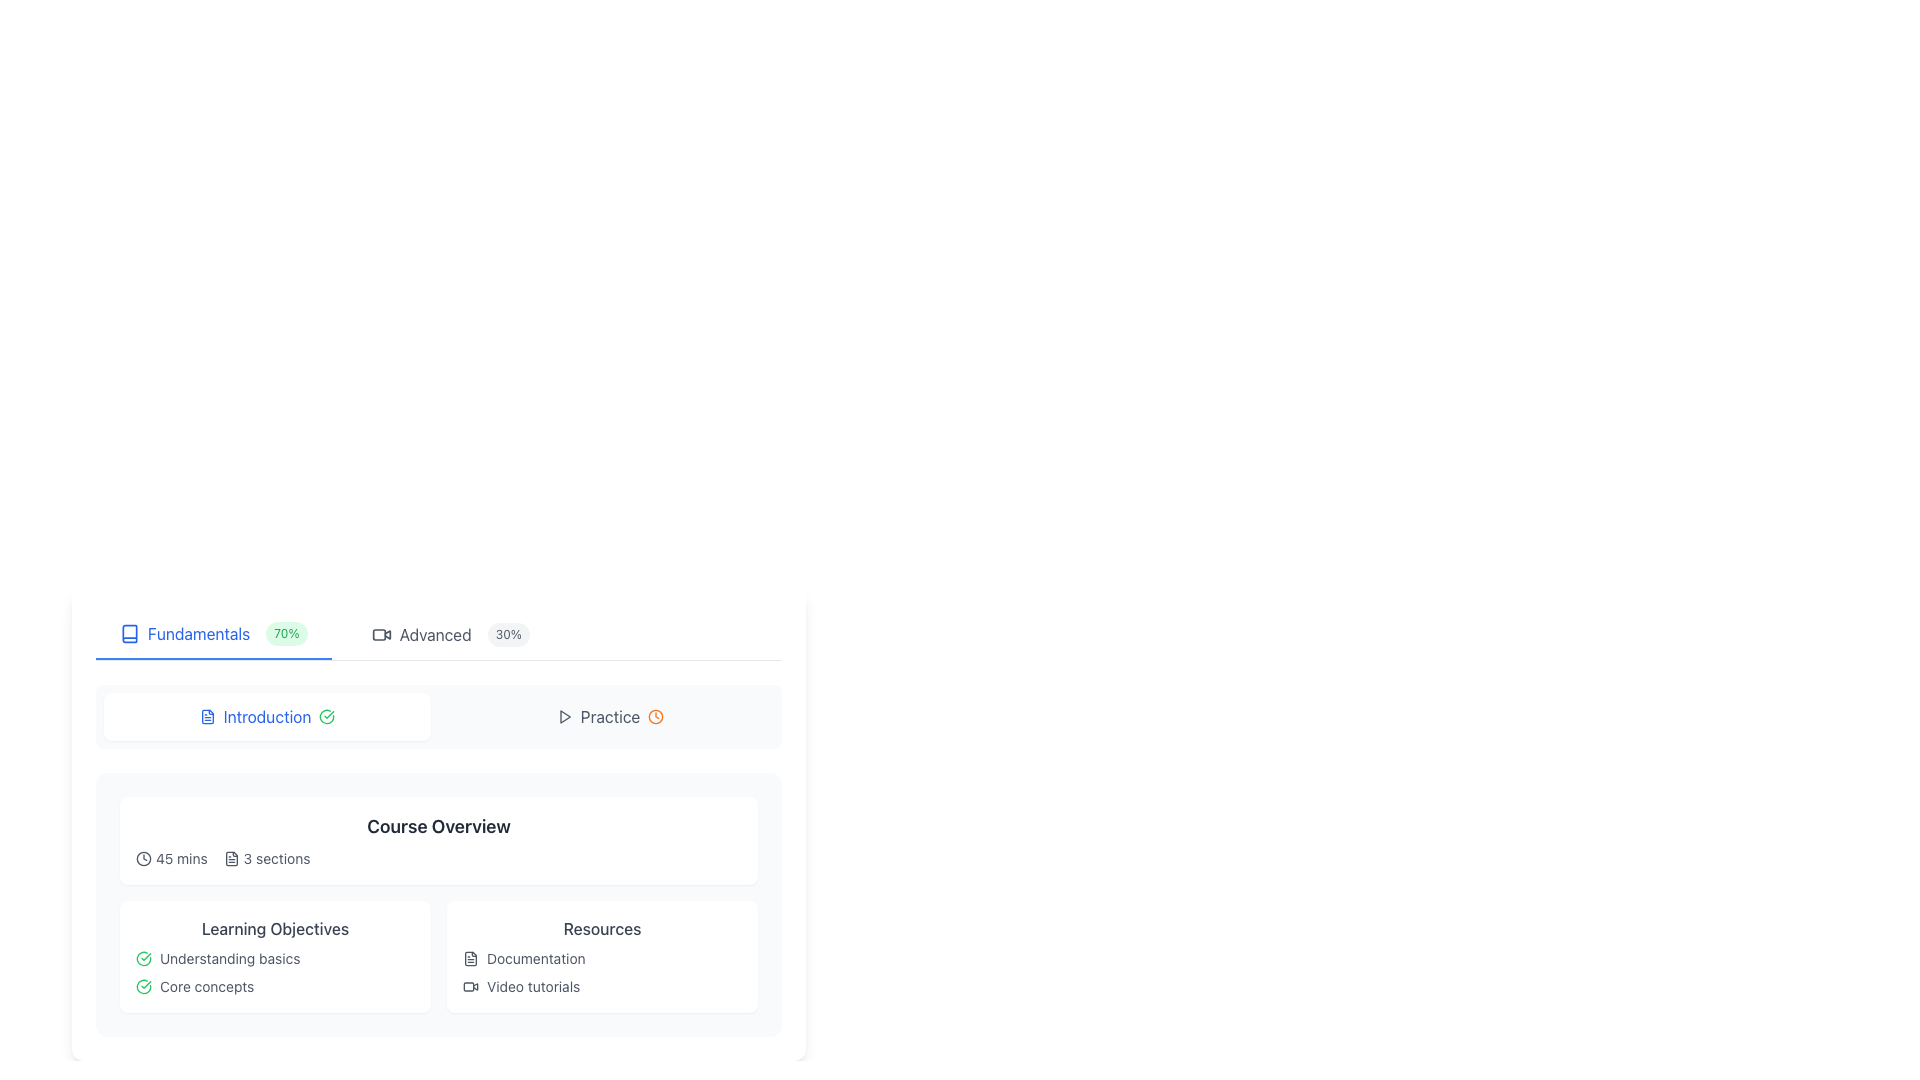 This screenshot has width=1920, height=1080. Describe the element at coordinates (231, 858) in the screenshot. I see `the document icon located in the course overview section associated with the '45 mins 3 sections' label` at that location.